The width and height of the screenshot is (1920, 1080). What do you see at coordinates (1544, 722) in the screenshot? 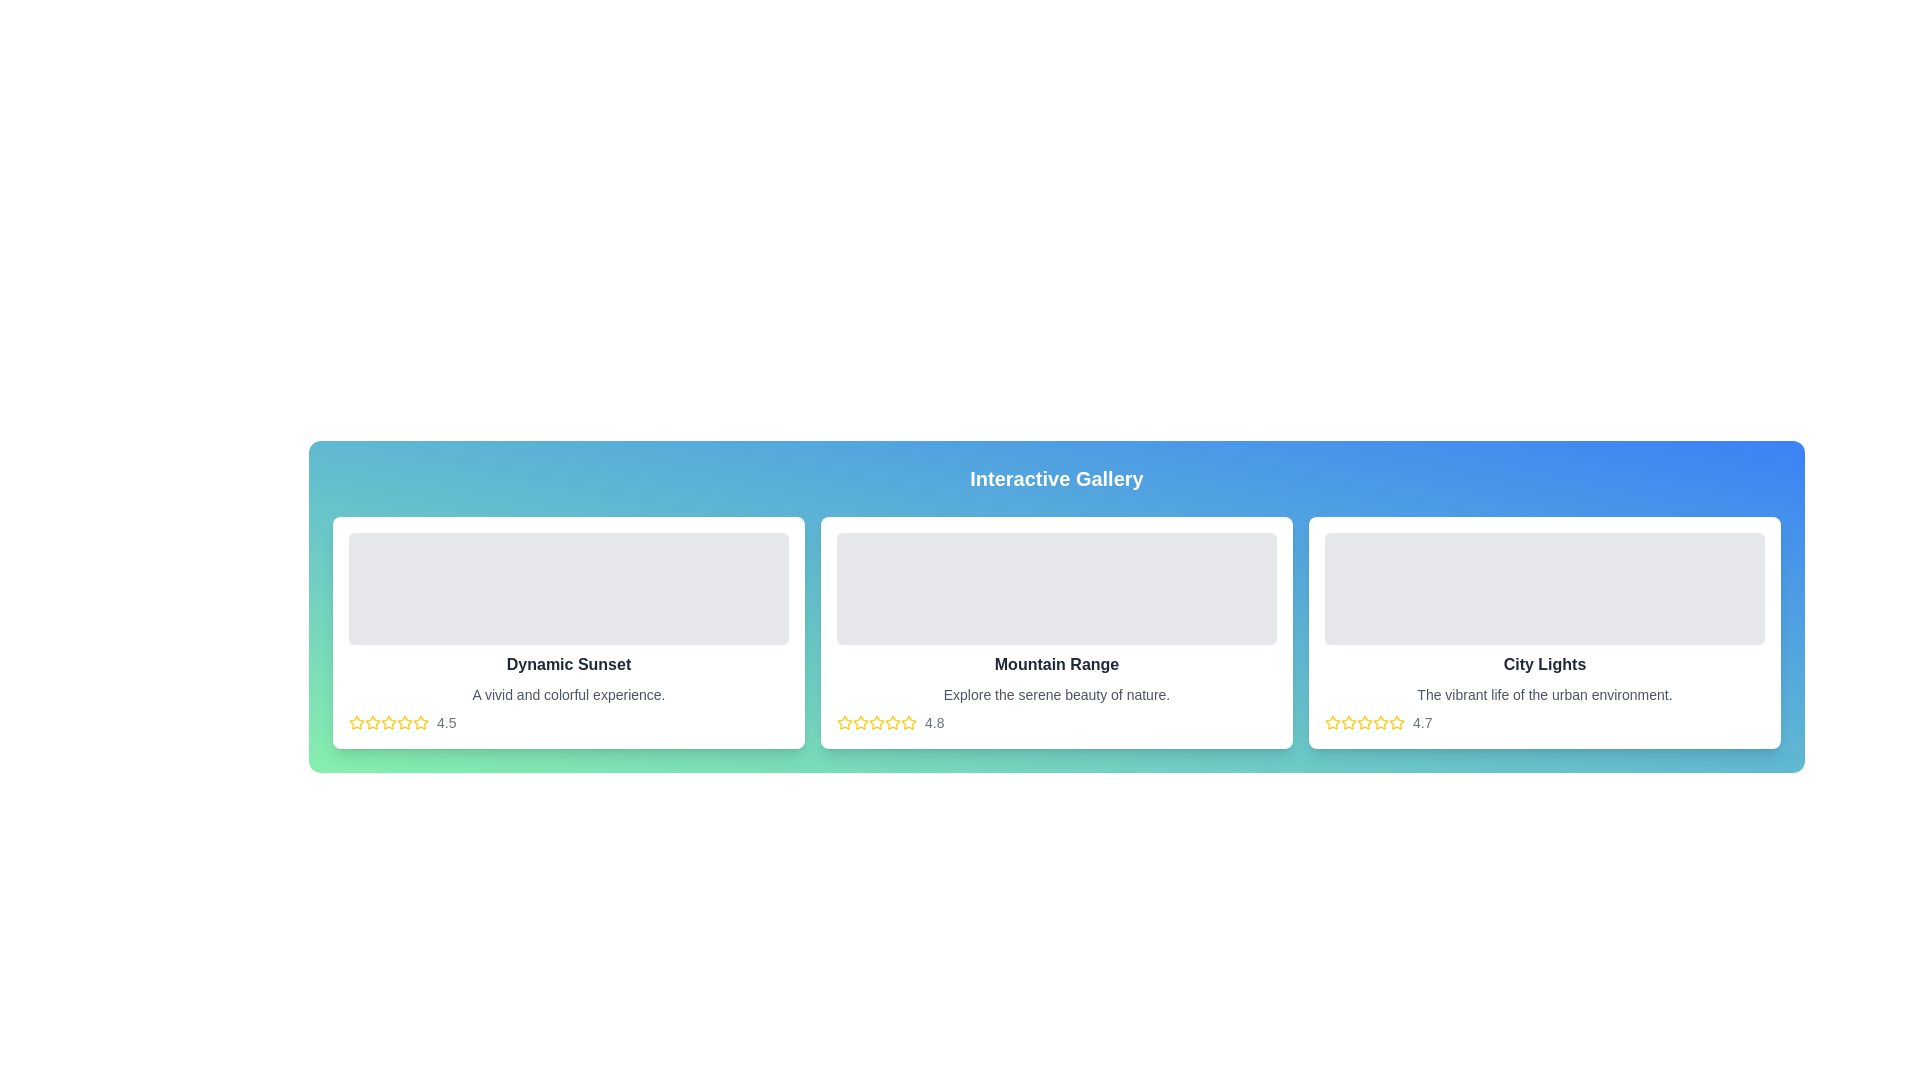
I see `the stars in the Rating Component located below 'The vibrant life of the urban environment.' in the 'City Lights' section` at bounding box center [1544, 722].